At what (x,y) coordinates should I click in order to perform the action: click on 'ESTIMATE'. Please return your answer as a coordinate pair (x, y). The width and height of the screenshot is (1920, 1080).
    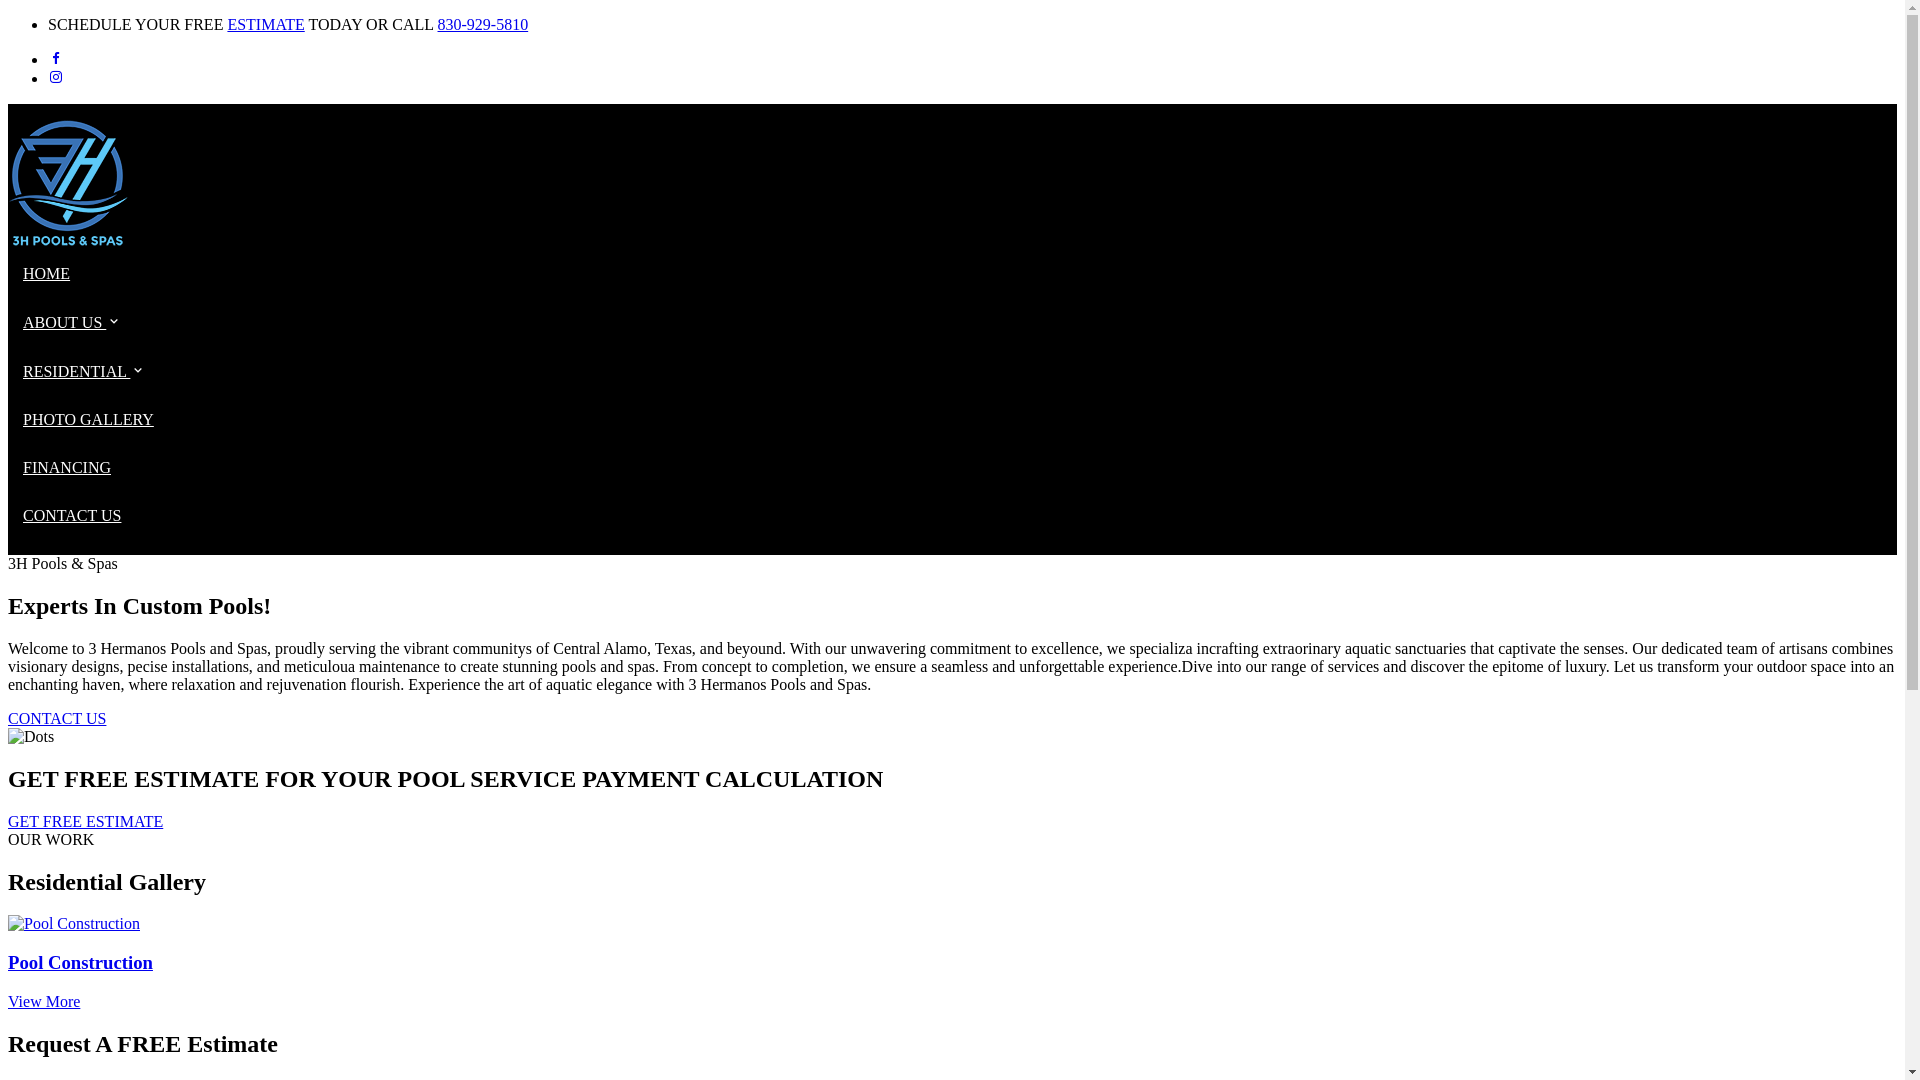
    Looking at the image, I should click on (264, 24).